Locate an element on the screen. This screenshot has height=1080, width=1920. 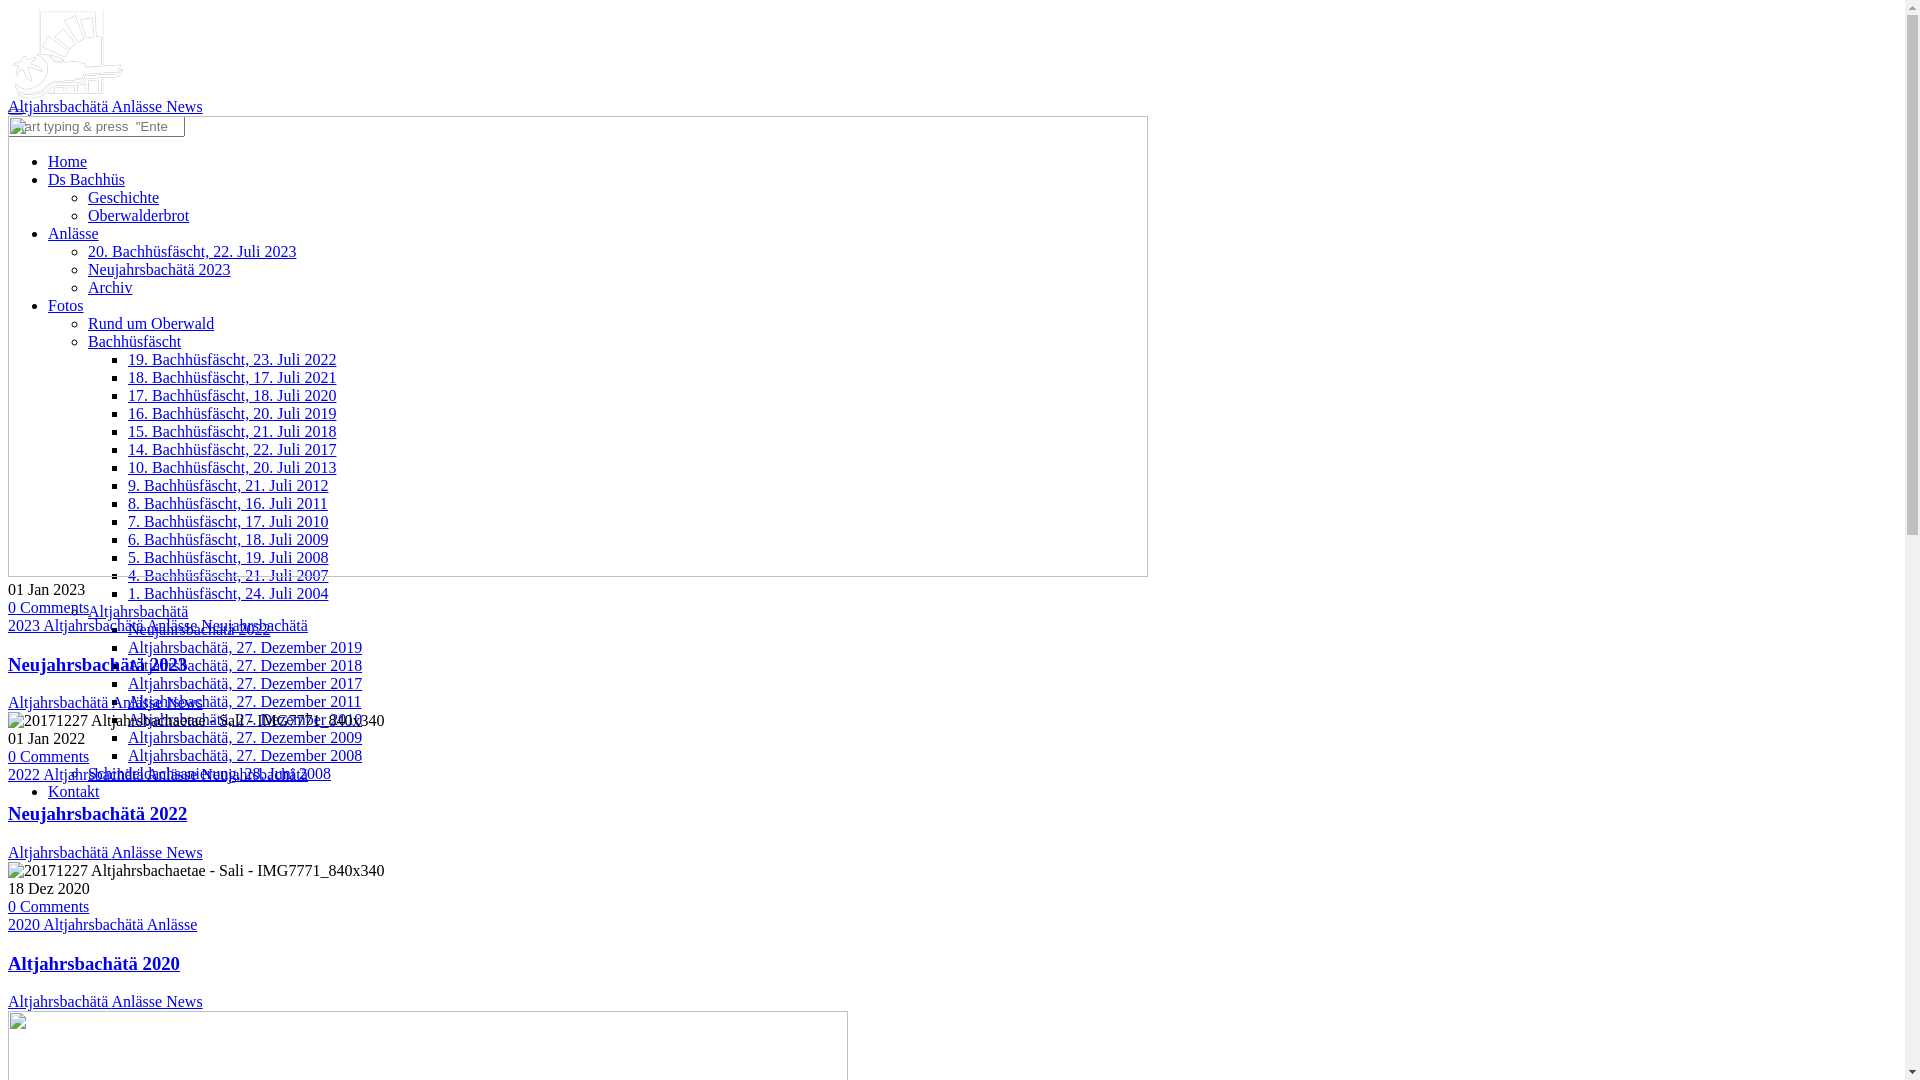
'2023' is located at coordinates (25, 624).